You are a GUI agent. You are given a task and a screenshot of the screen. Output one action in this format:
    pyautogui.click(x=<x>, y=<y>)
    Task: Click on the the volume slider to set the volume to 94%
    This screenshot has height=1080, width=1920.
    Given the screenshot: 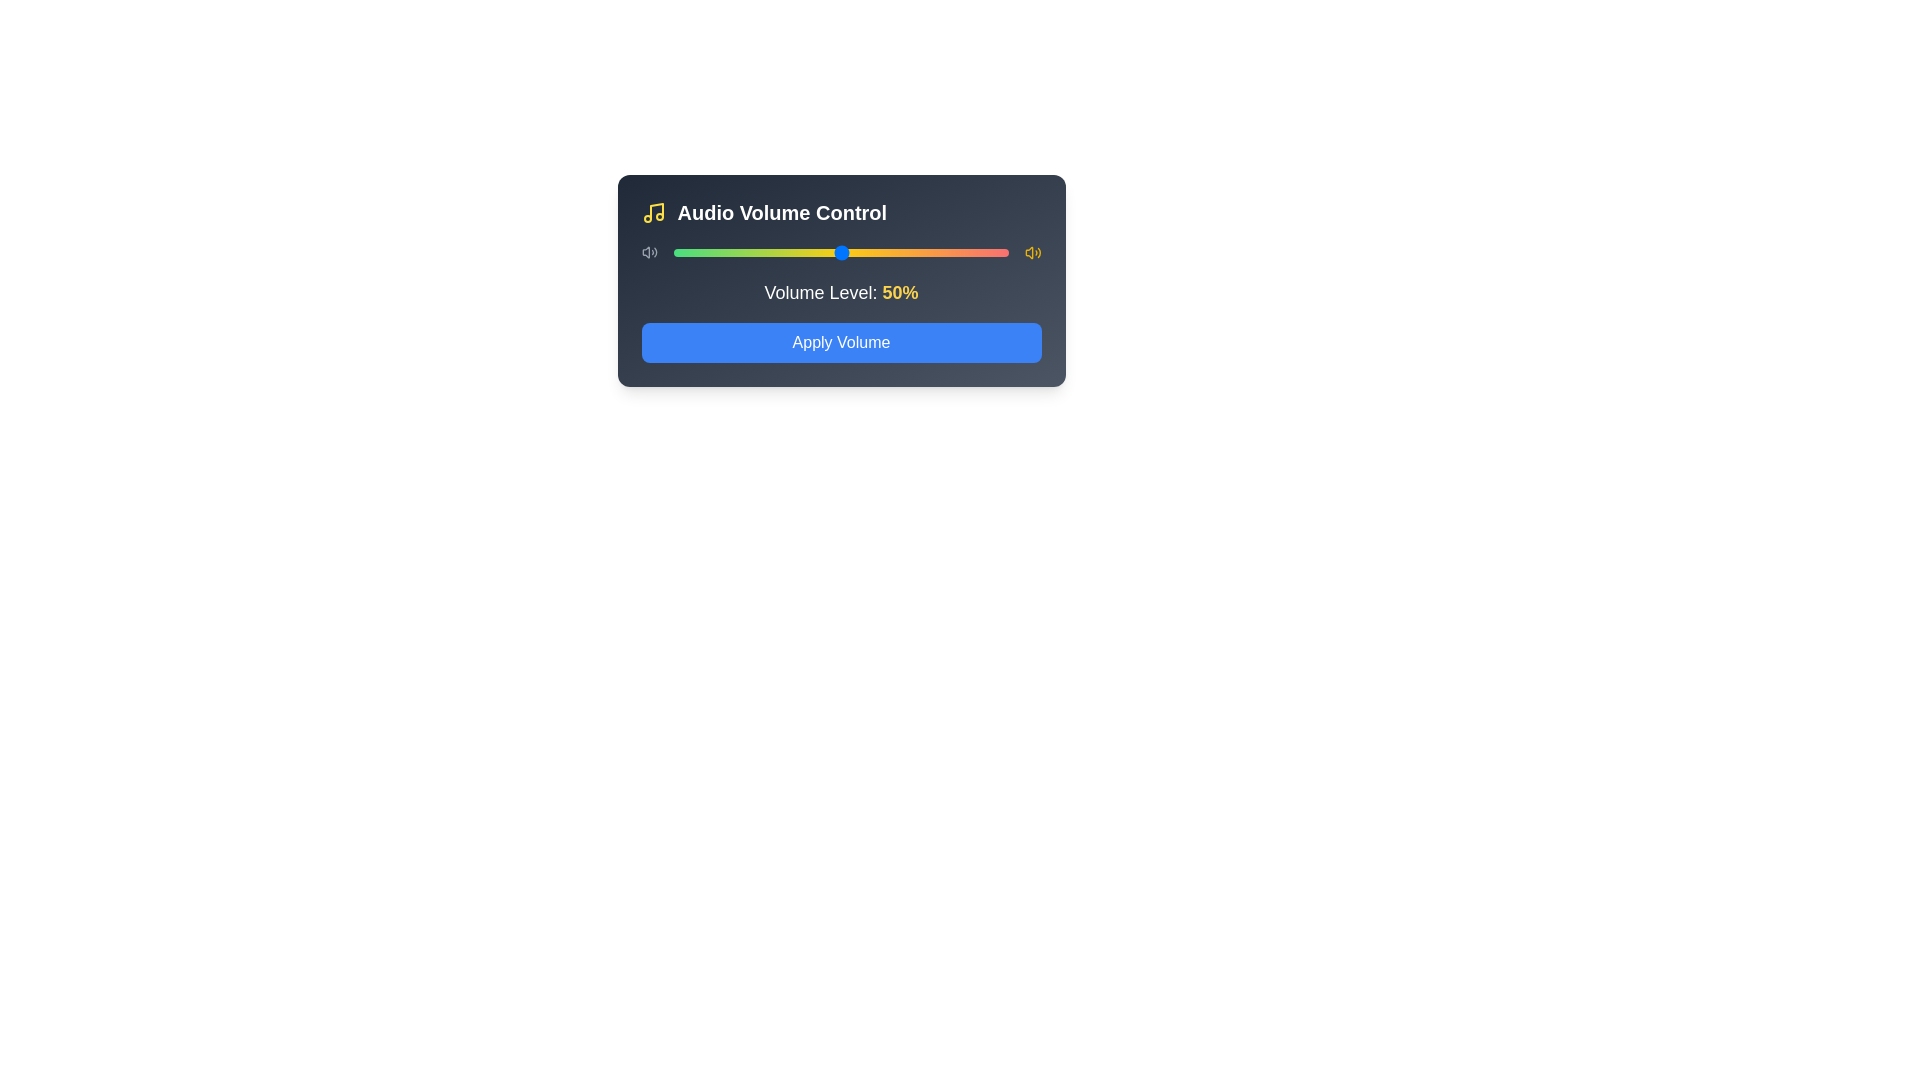 What is the action you would take?
    pyautogui.click(x=988, y=252)
    